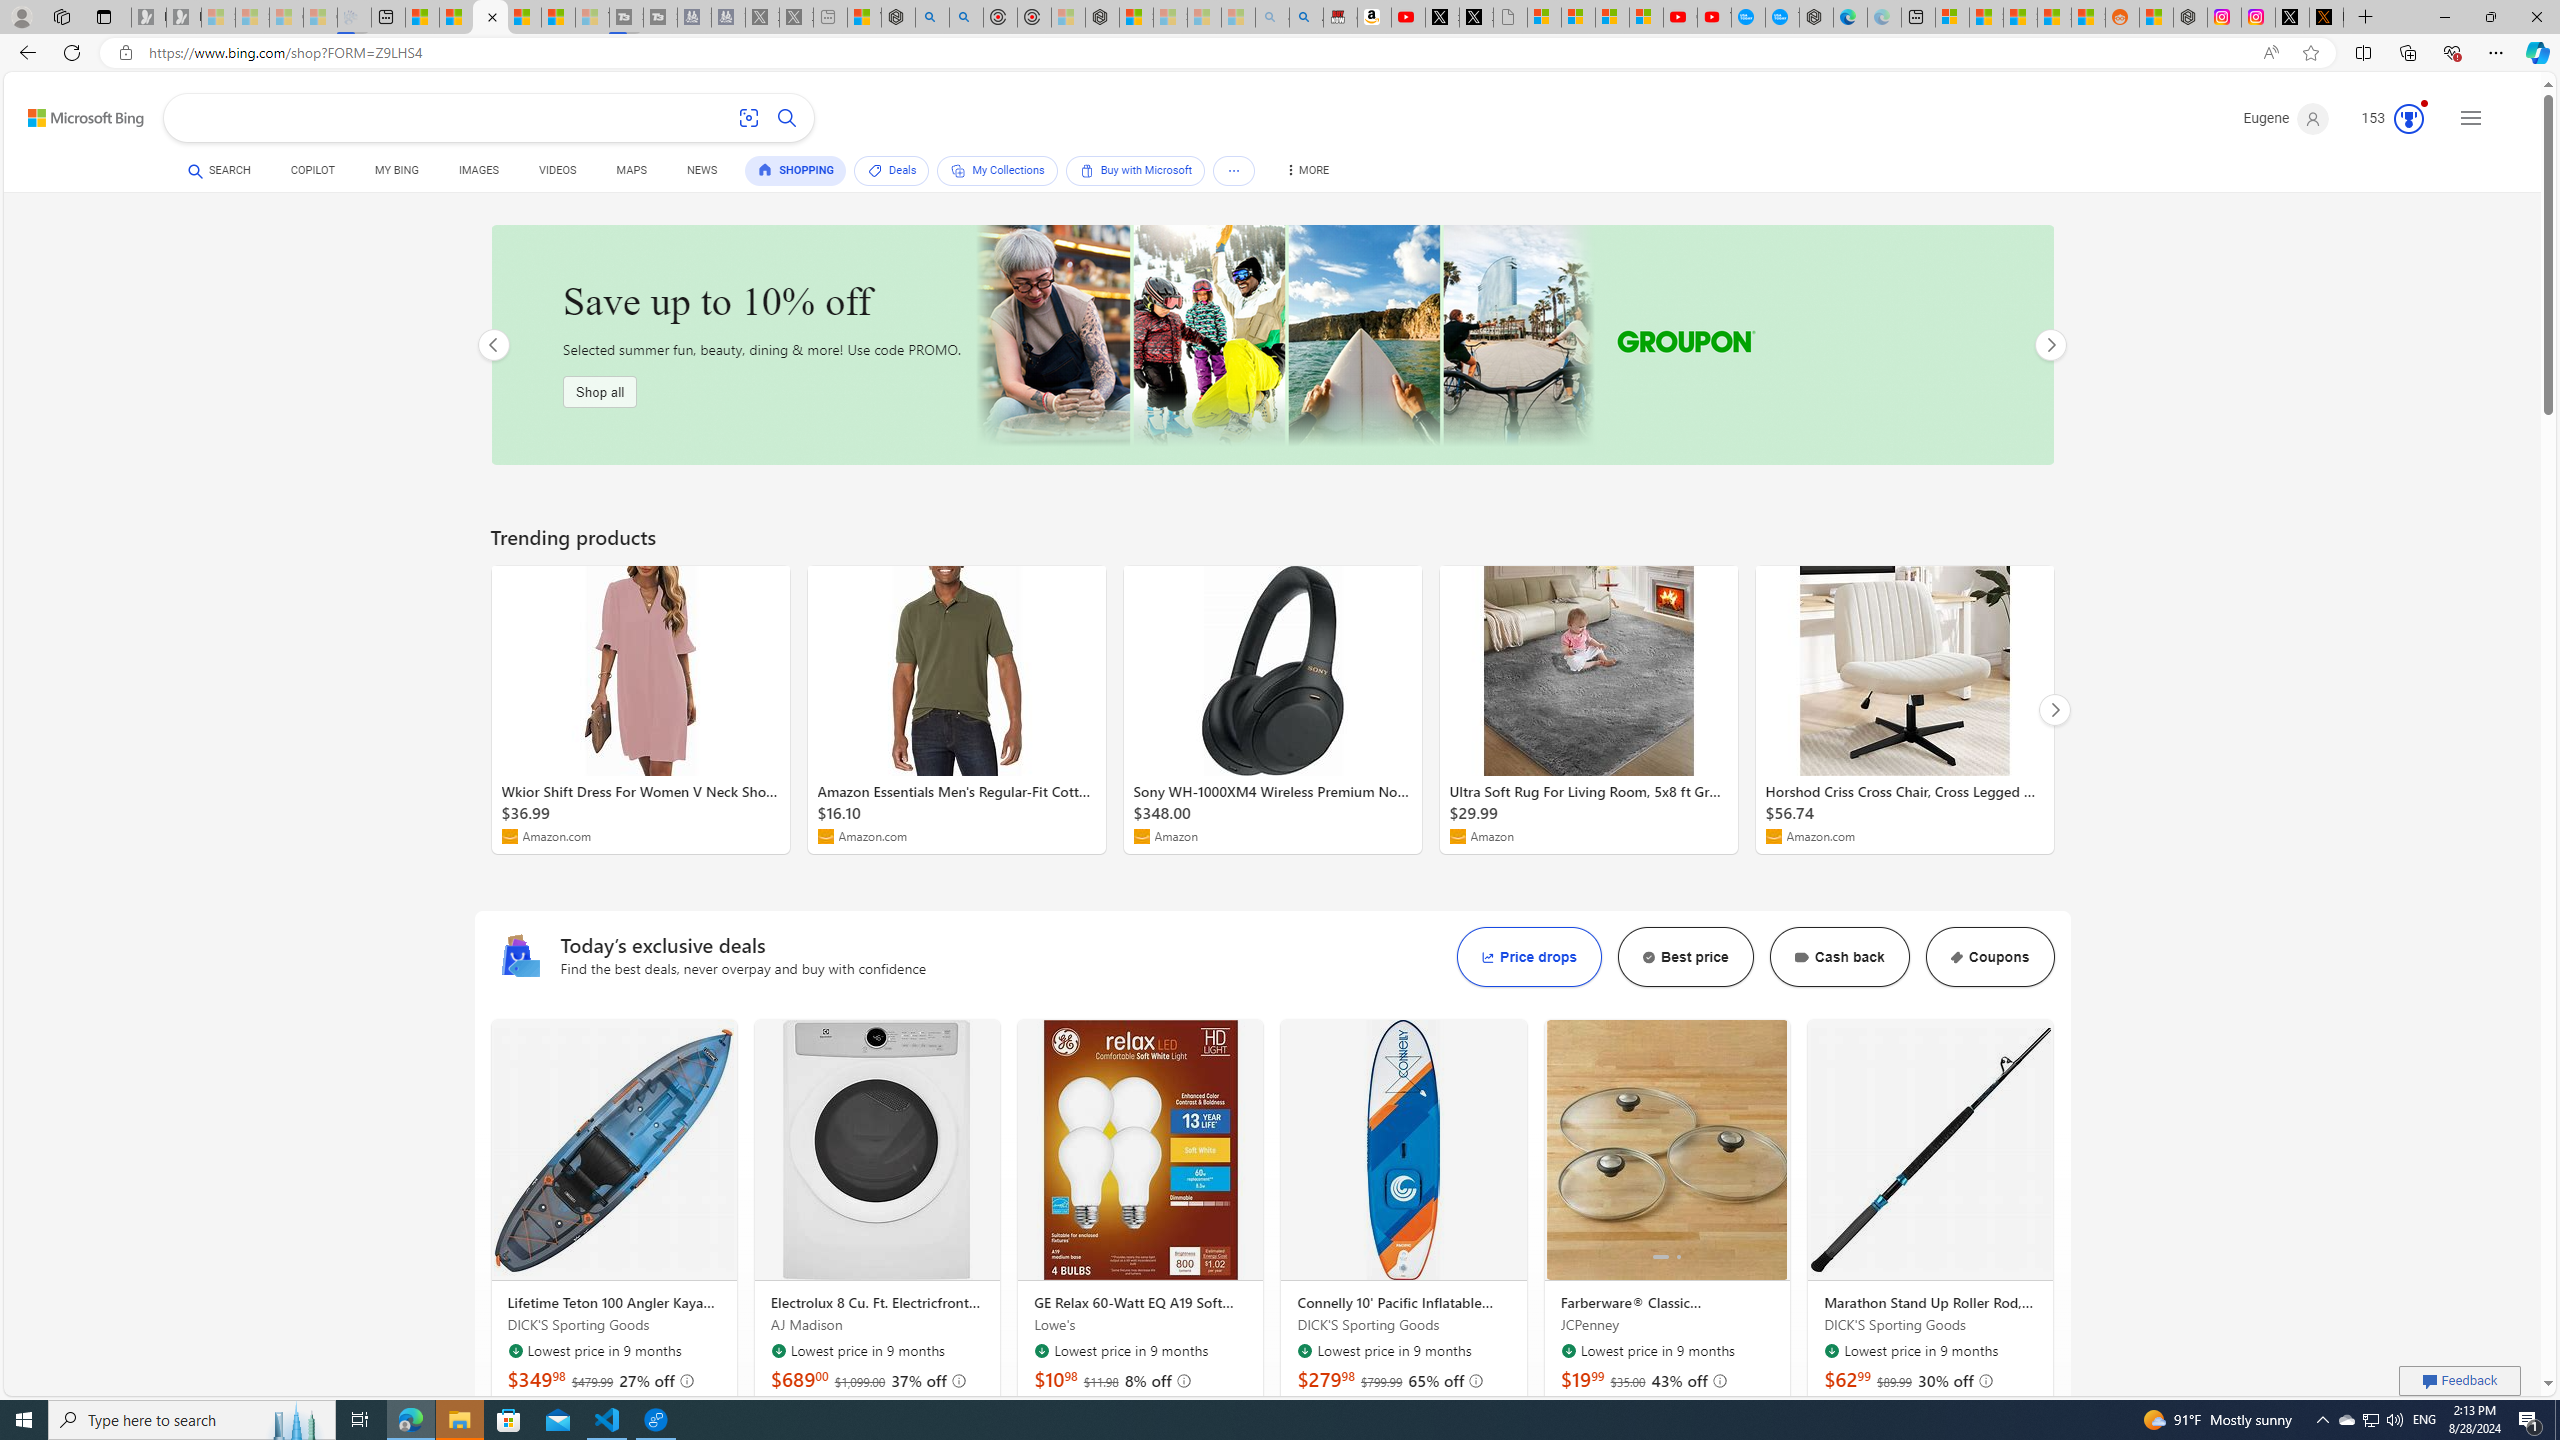 The image size is (2560, 1440). I want to click on 'Eugene', so click(2286, 118).